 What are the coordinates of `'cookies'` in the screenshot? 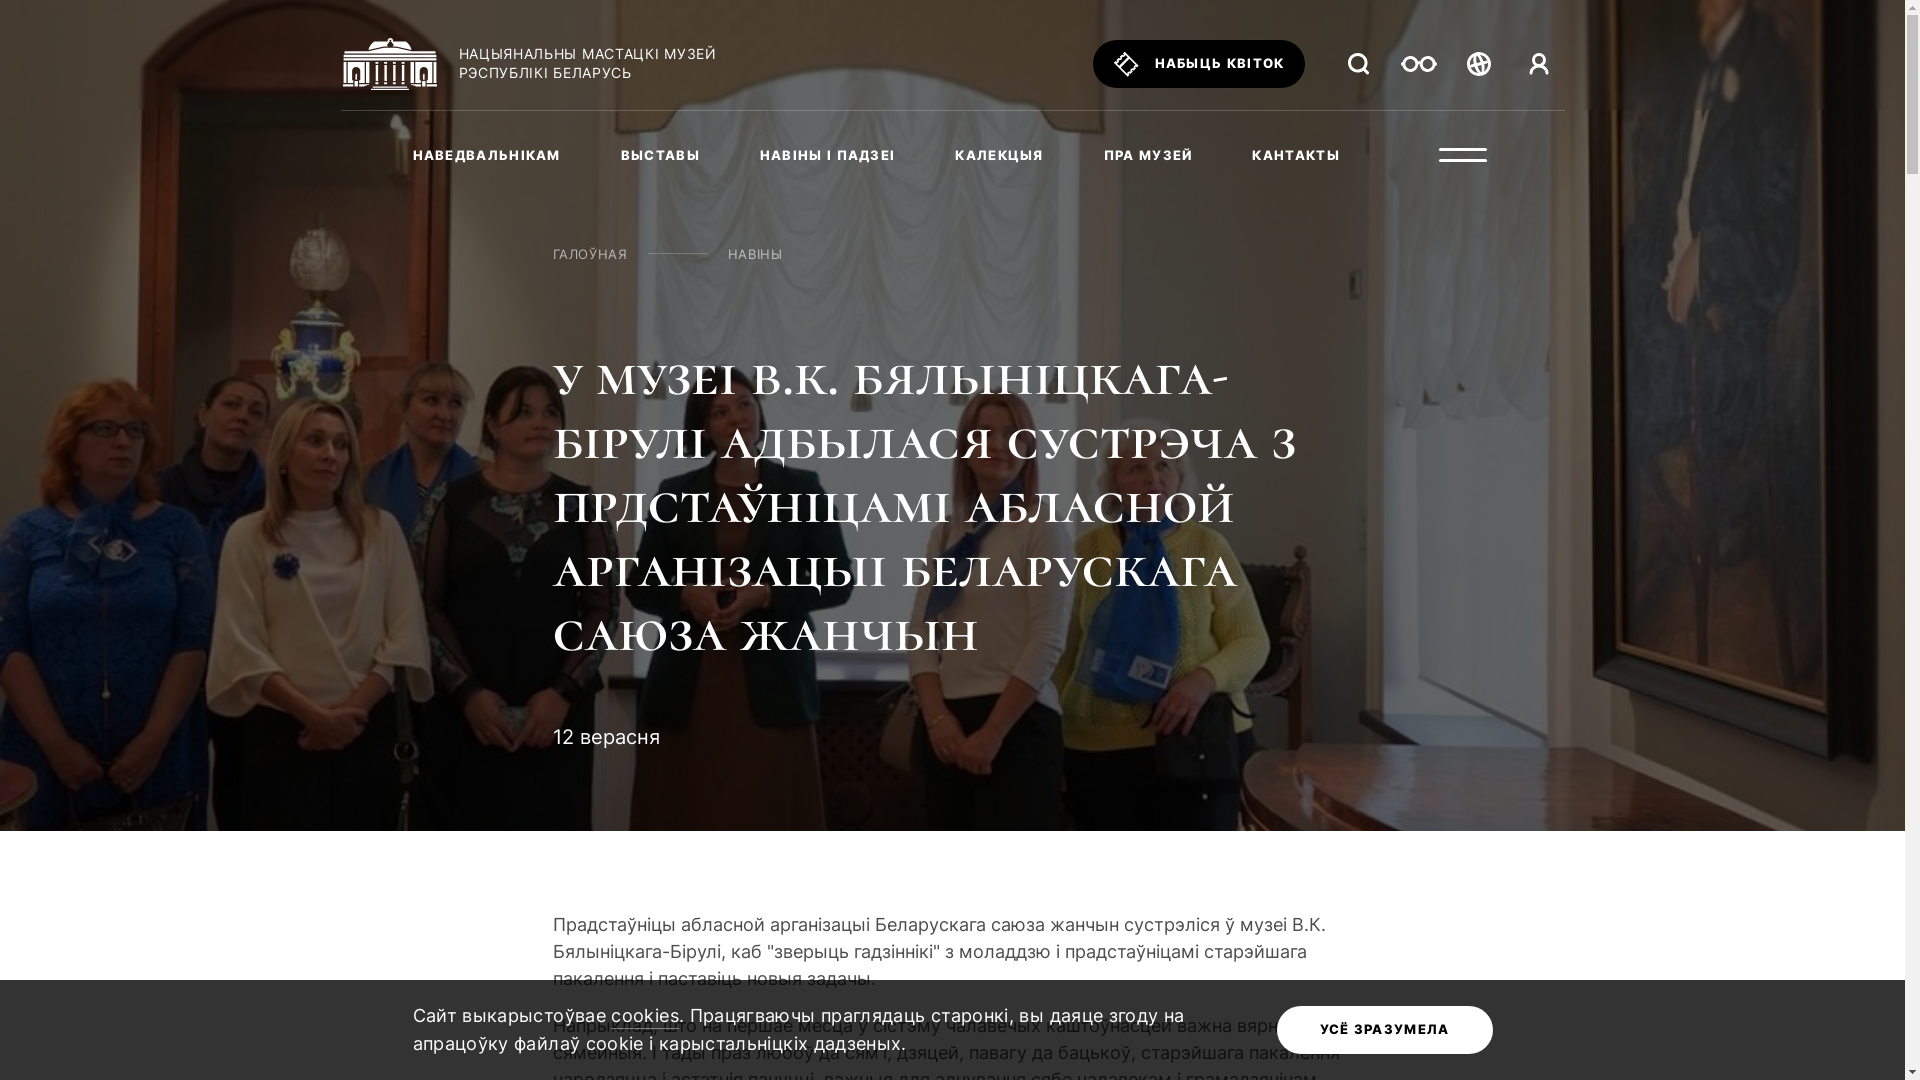 It's located at (644, 1017).